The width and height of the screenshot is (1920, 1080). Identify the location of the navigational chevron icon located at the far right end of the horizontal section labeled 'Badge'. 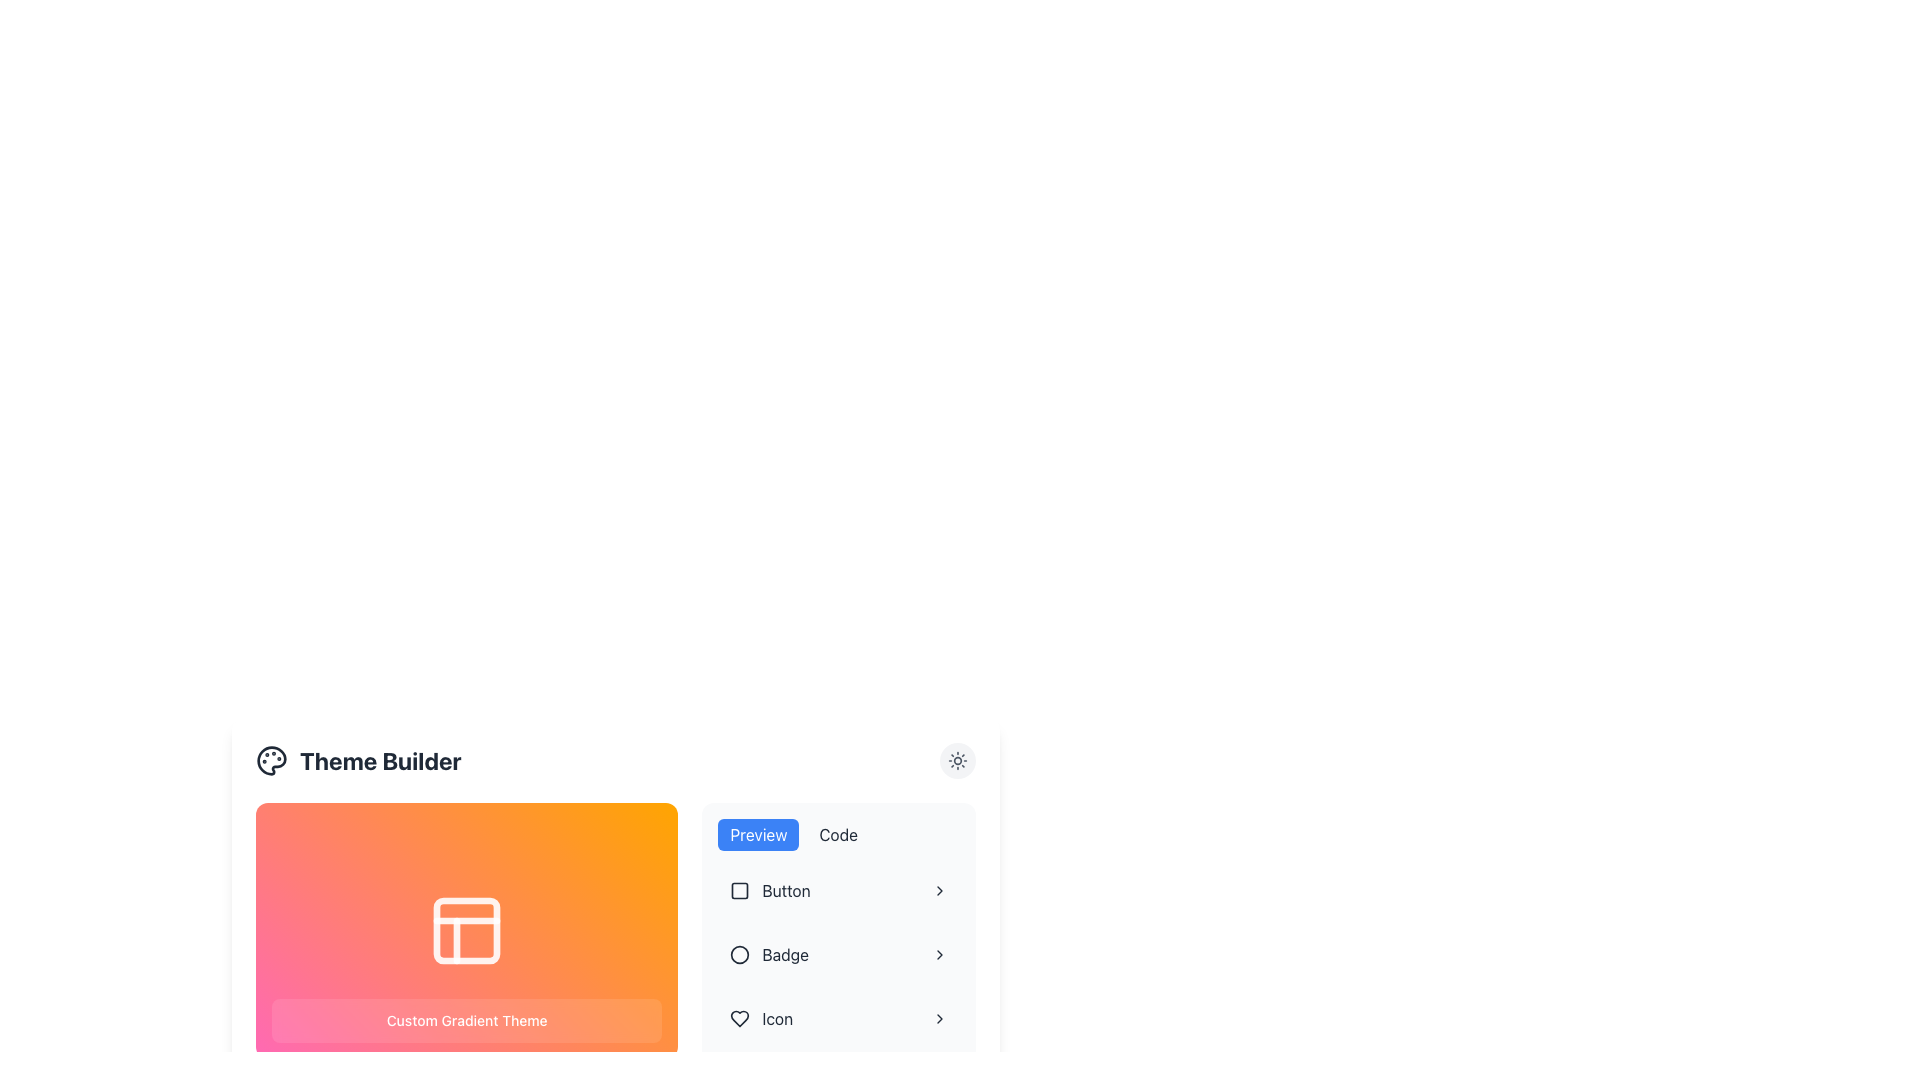
(939, 954).